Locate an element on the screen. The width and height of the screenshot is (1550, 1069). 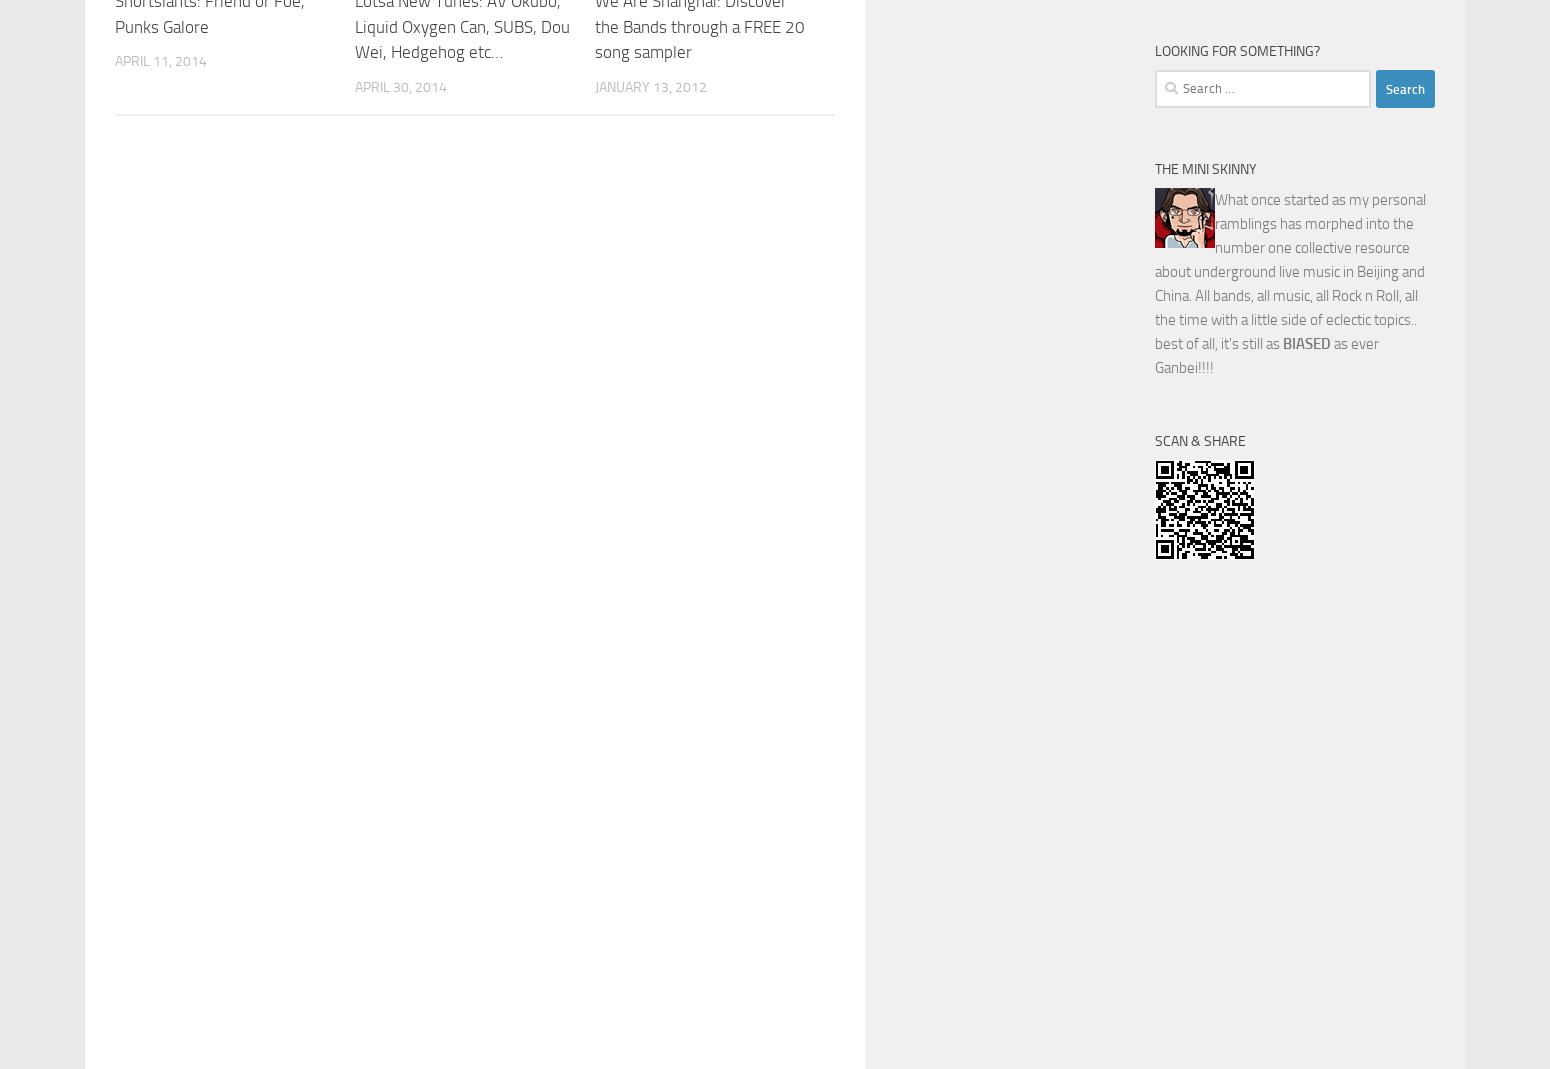
'The Mini Skinny' is located at coordinates (1154, 169).